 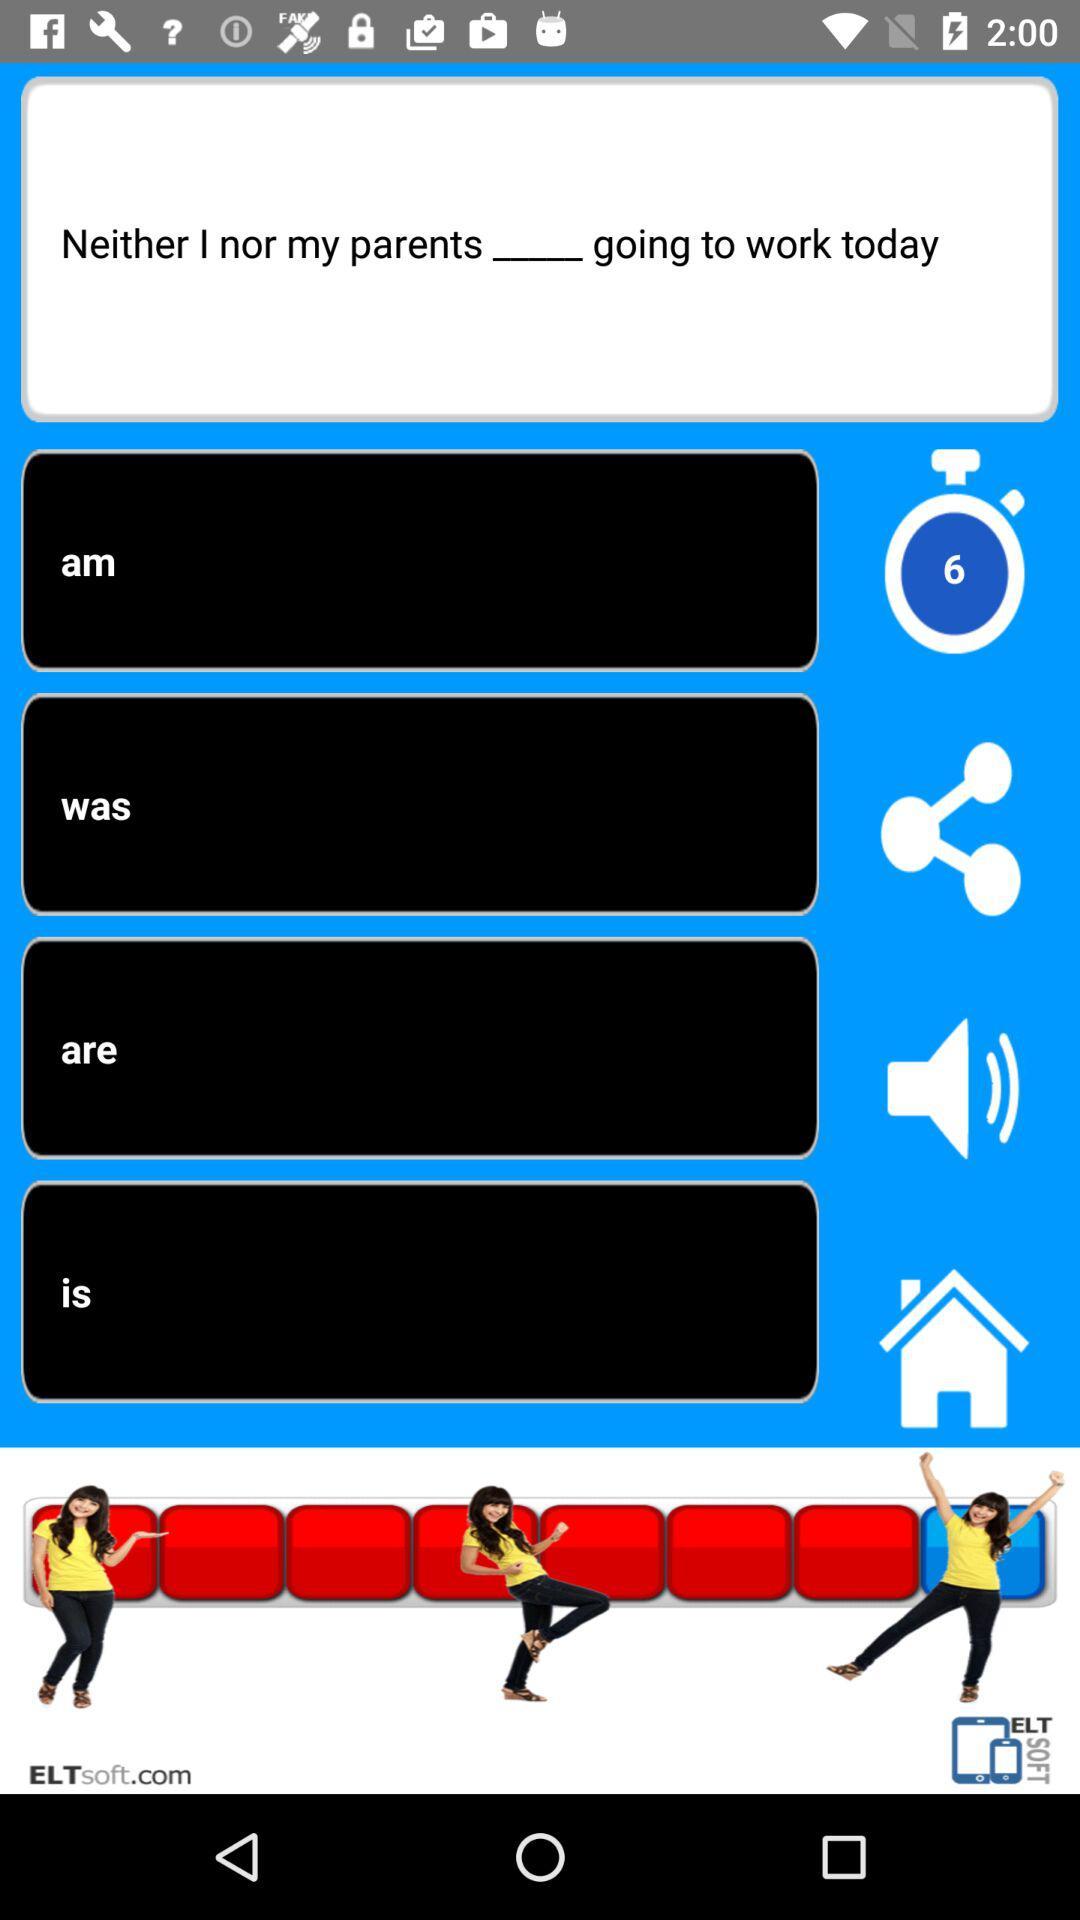 I want to click on item to the left of the 6 item, so click(x=419, y=804).